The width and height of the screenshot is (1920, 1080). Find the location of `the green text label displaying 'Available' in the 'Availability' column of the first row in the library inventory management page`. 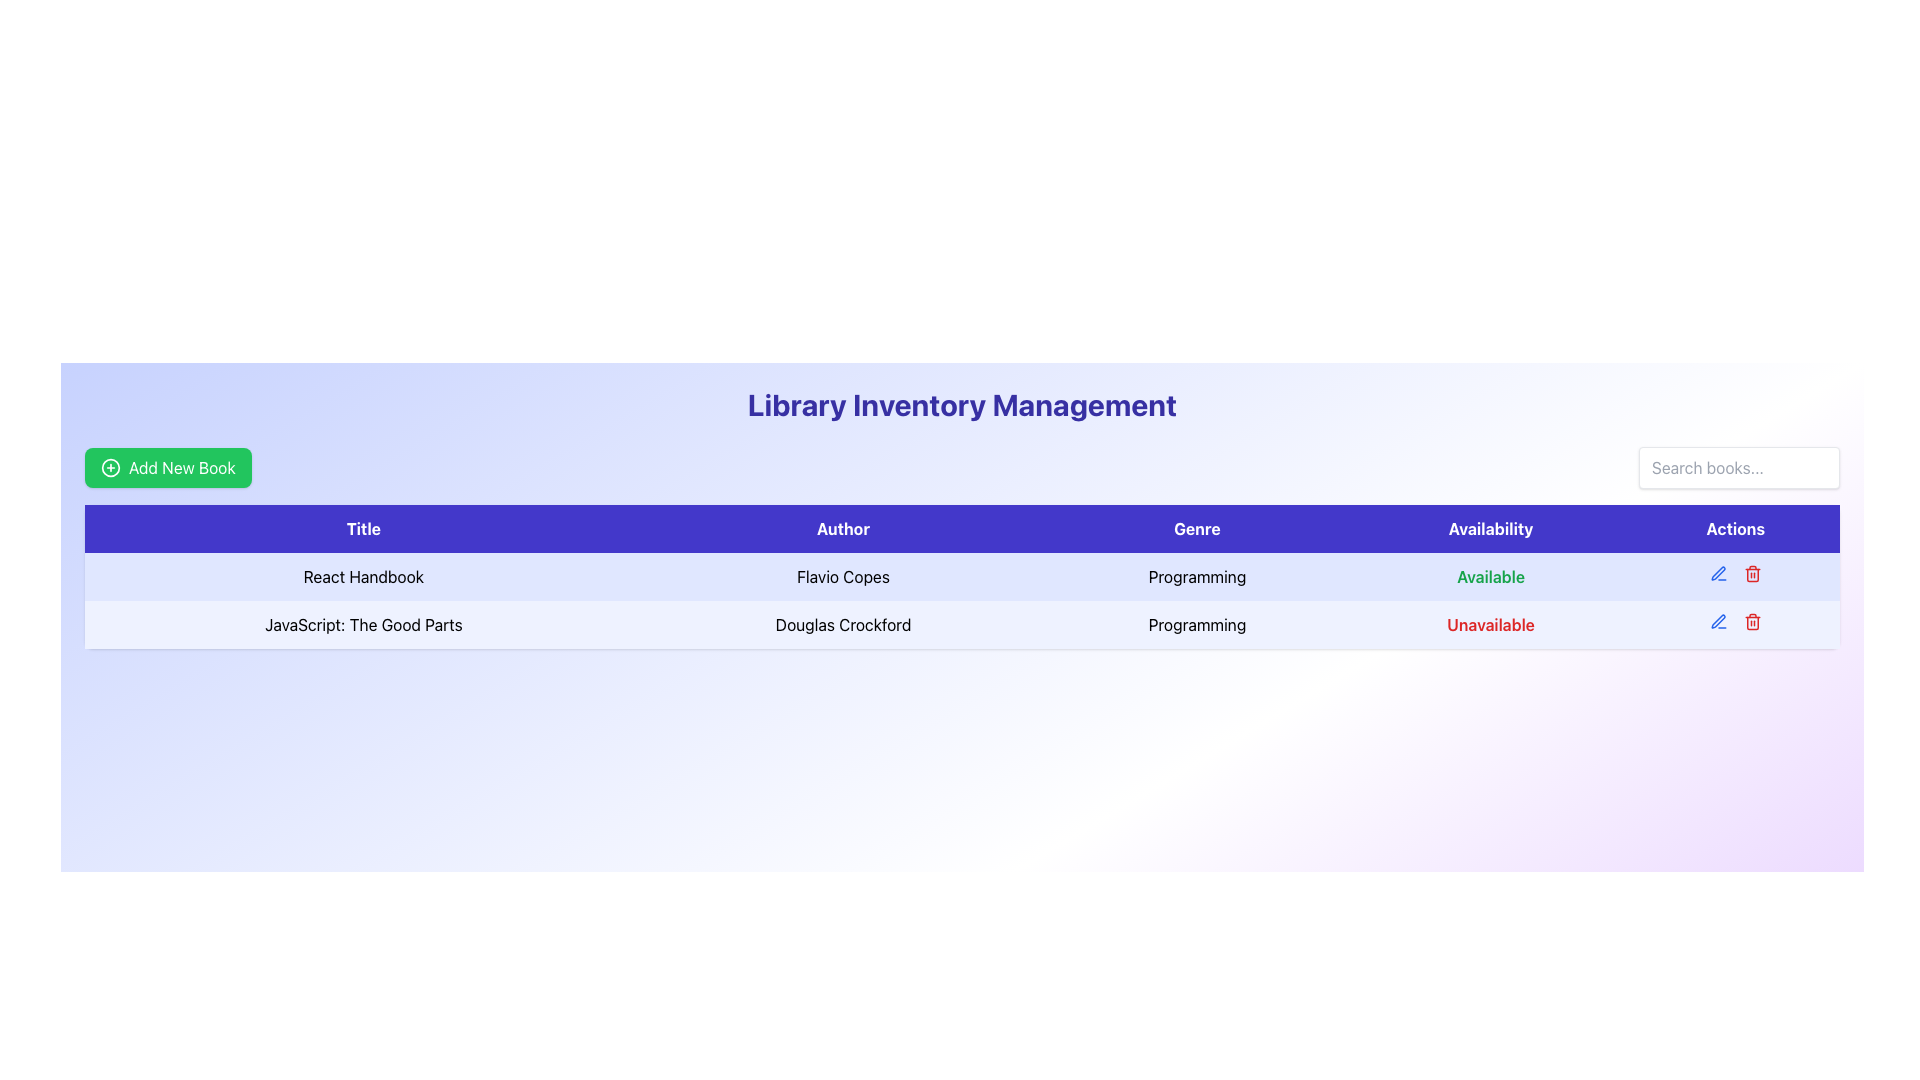

the green text label displaying 'Available' in the 'Availability' column of the first row in the library inventory management page is located at coordinates (1491, 577).